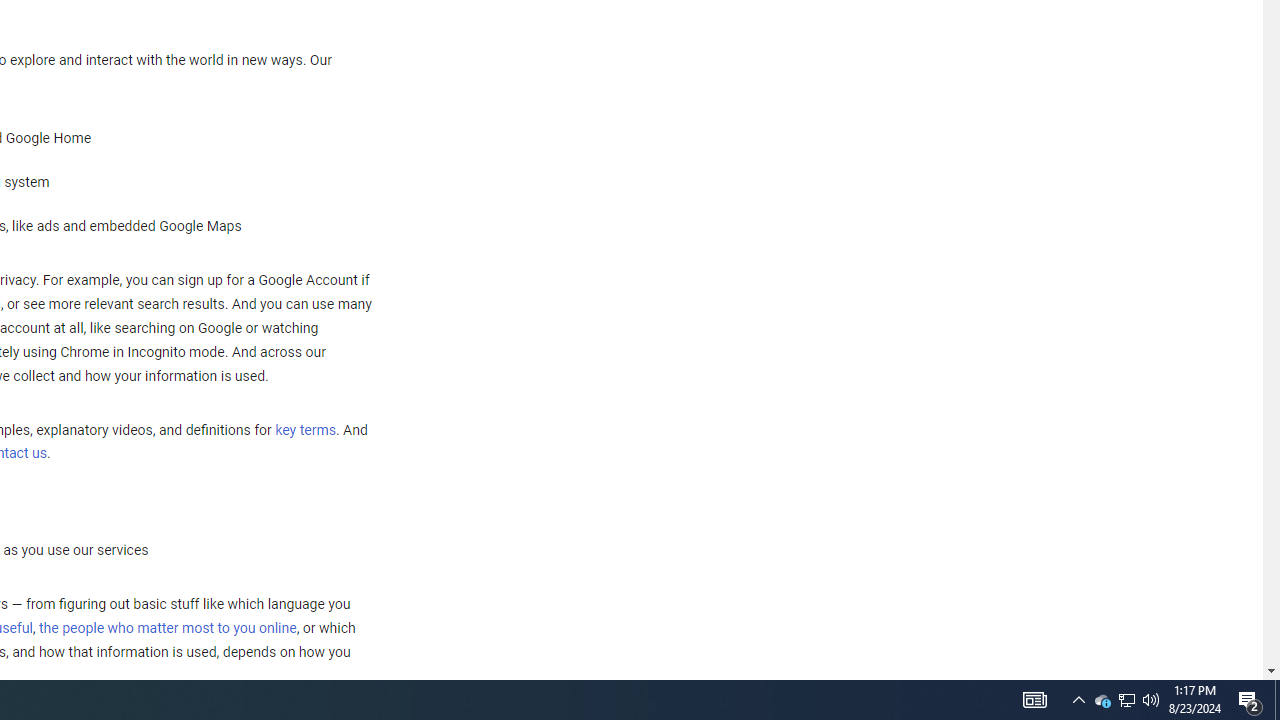  I want to click on 'the people who matter most to you online', so click(167, 627).